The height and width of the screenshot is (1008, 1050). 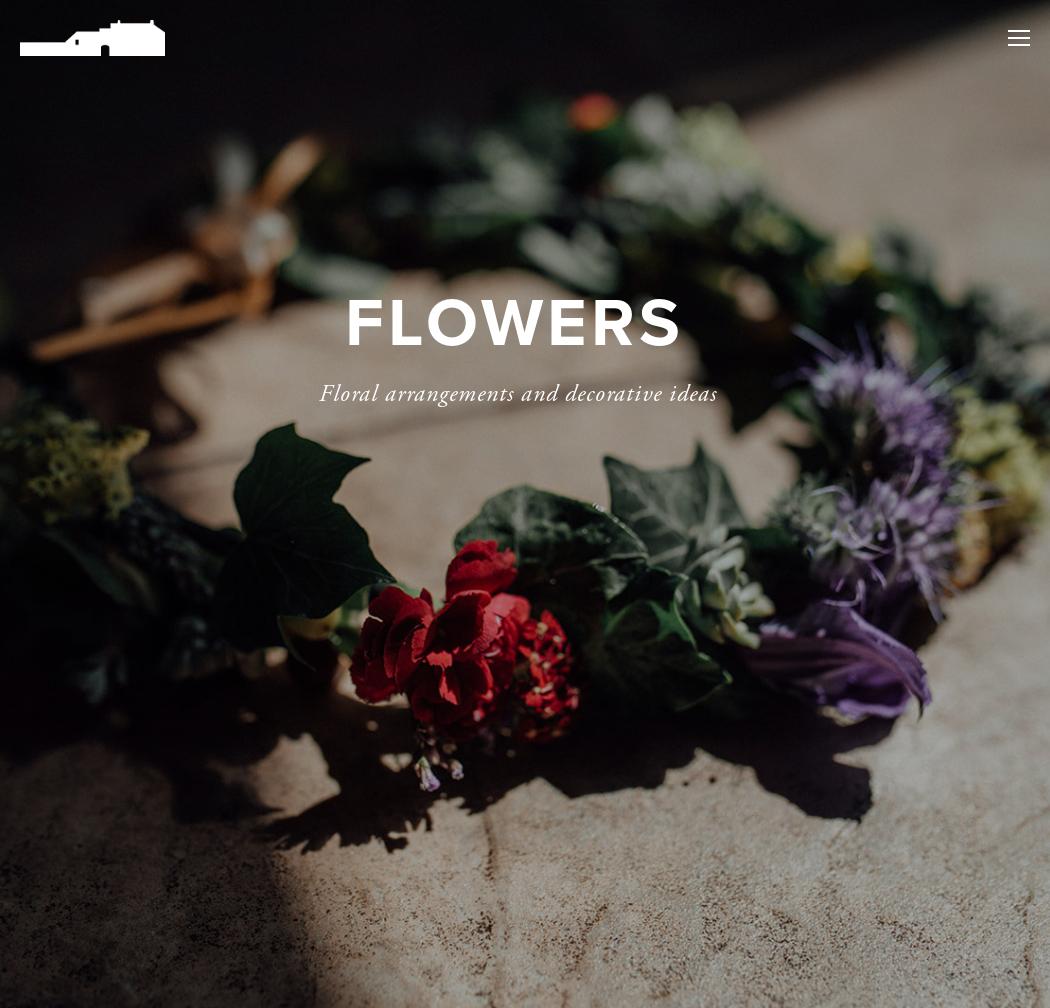 I want to click on 'Home', so click(x=849, y=39).